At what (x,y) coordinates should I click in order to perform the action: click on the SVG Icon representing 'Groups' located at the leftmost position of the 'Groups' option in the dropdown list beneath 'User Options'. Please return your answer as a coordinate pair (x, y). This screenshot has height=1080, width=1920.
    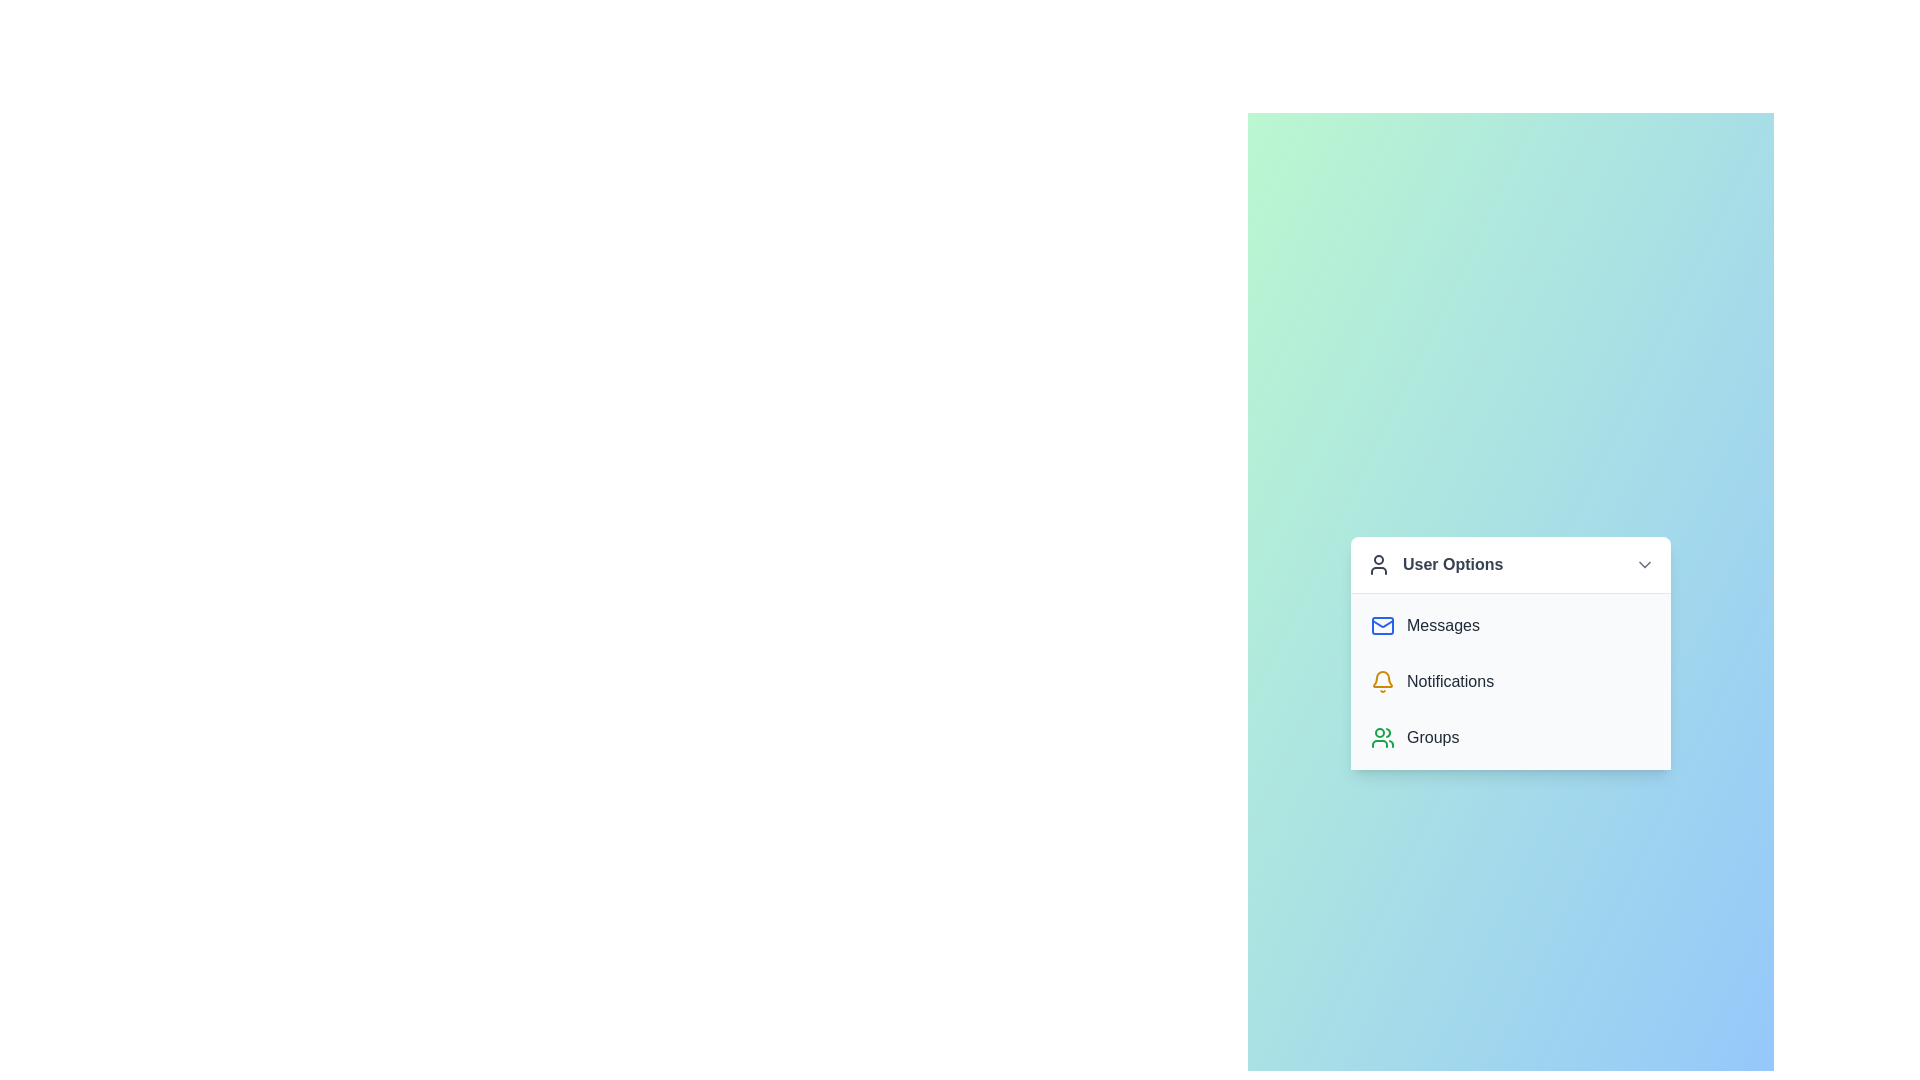
    Looking at the image, I should click on (1381, 737).